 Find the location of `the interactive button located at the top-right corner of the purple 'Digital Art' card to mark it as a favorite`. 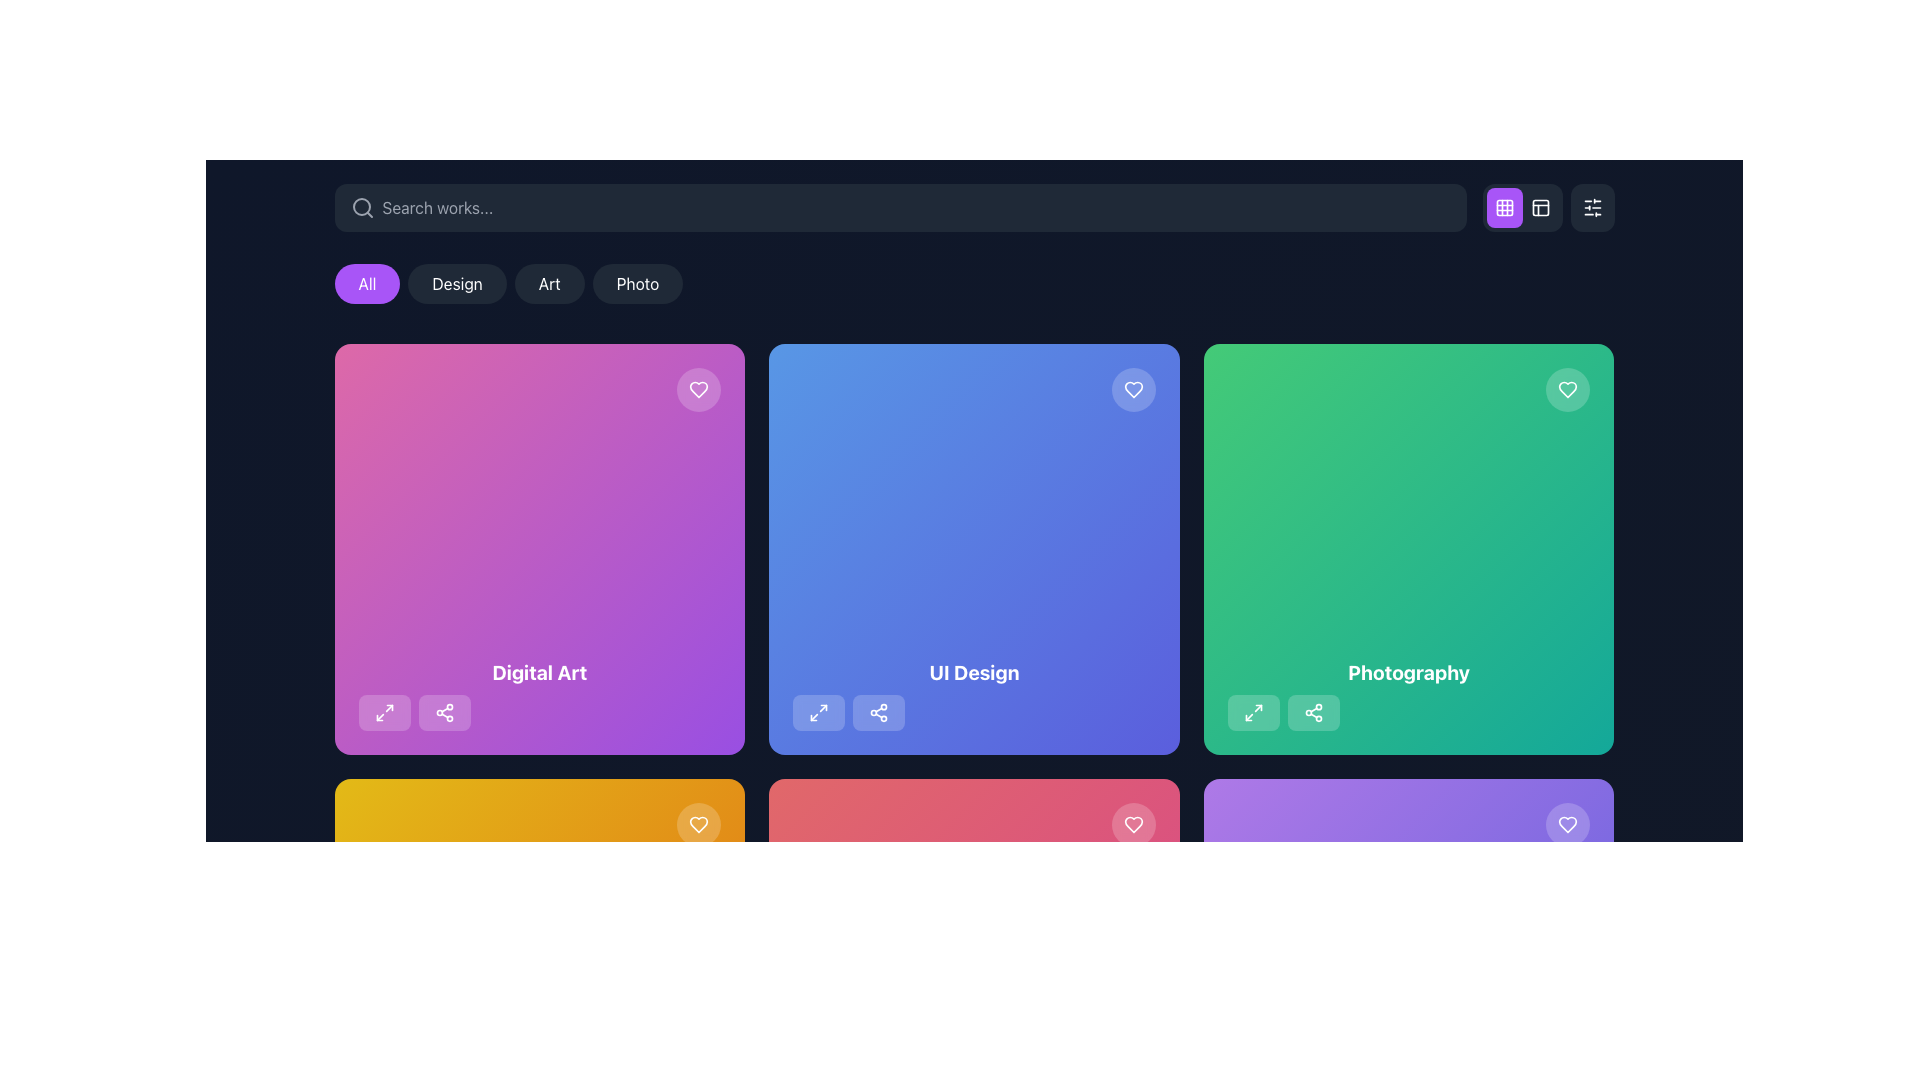

the interactive button located at the top-right corner of the purple 'Digital Art' card to mark it as a favorite is located at coordinates (699, 389).